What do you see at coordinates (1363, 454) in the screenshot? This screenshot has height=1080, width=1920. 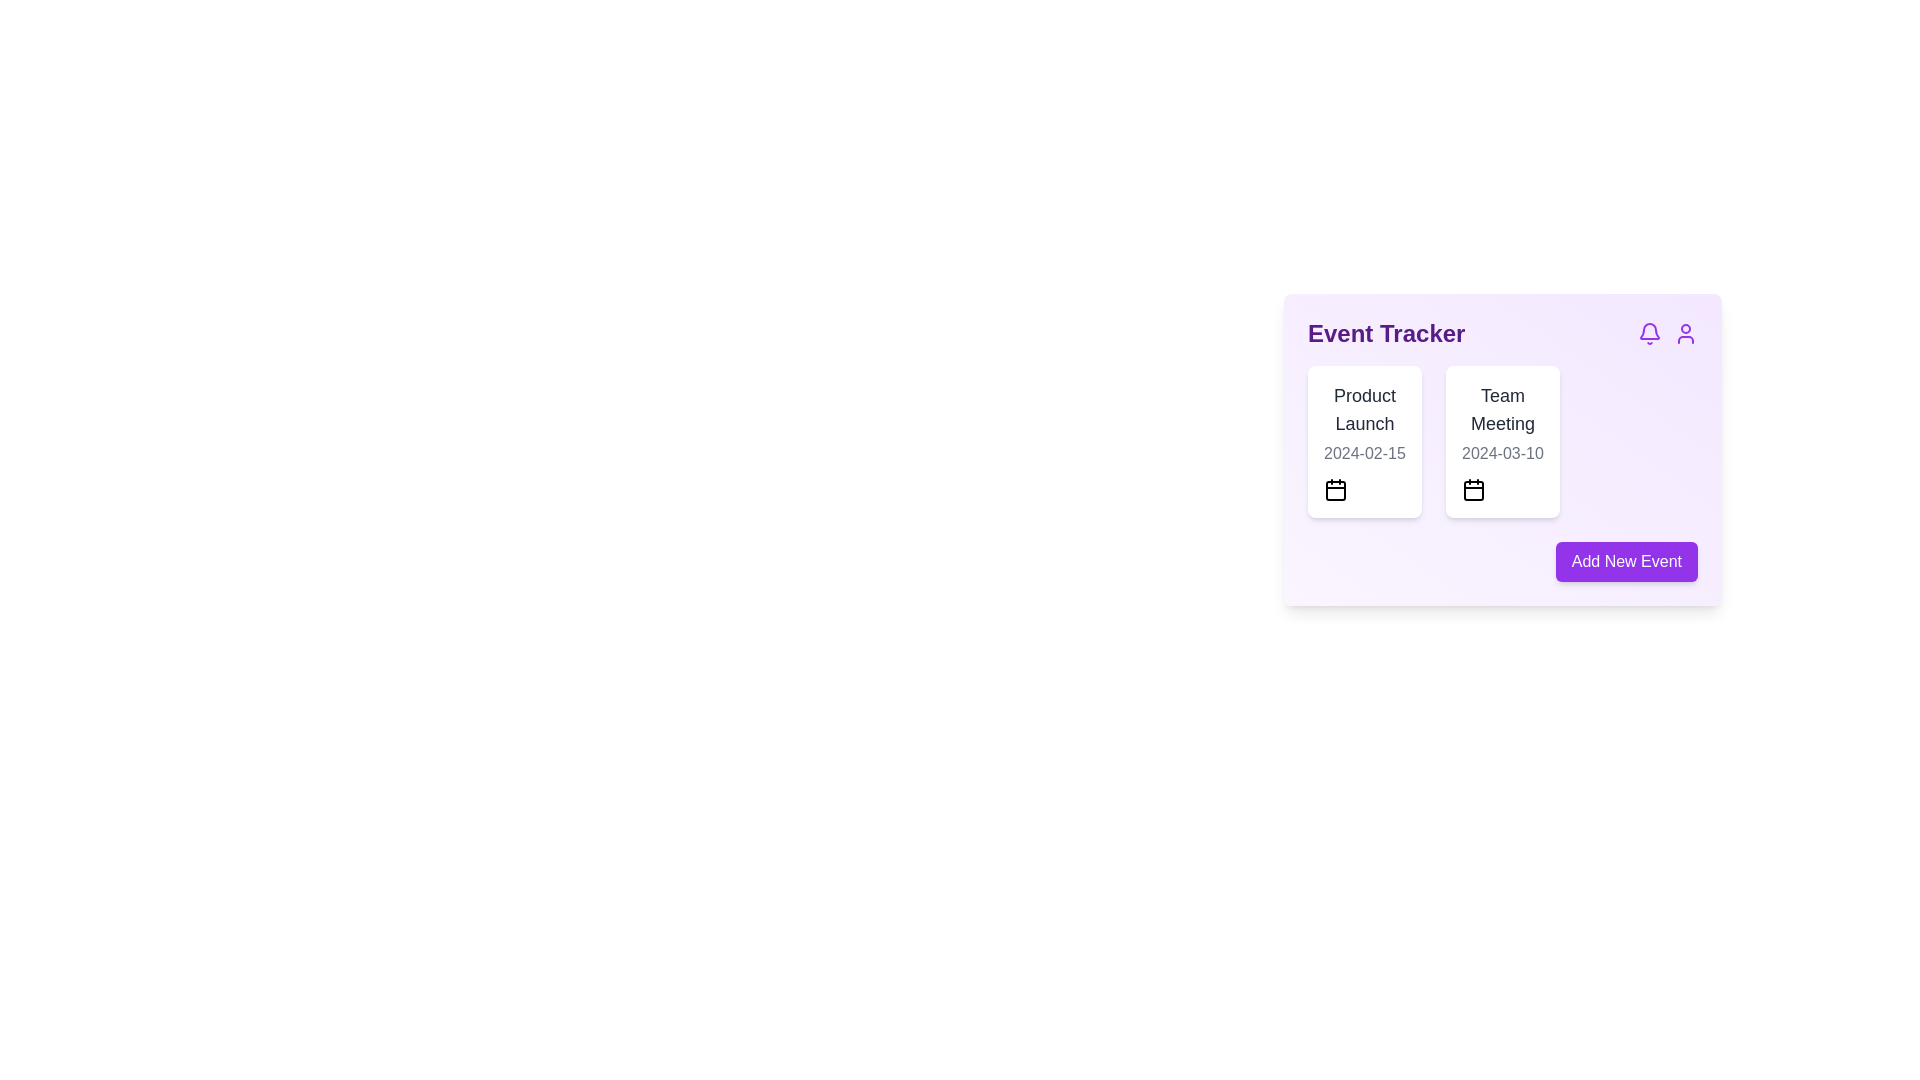 I see `the text label displaying the date '2024-02-15', which is located below the 'Product Launch' text in the card-like structure` at bounding box center [1363, 454].